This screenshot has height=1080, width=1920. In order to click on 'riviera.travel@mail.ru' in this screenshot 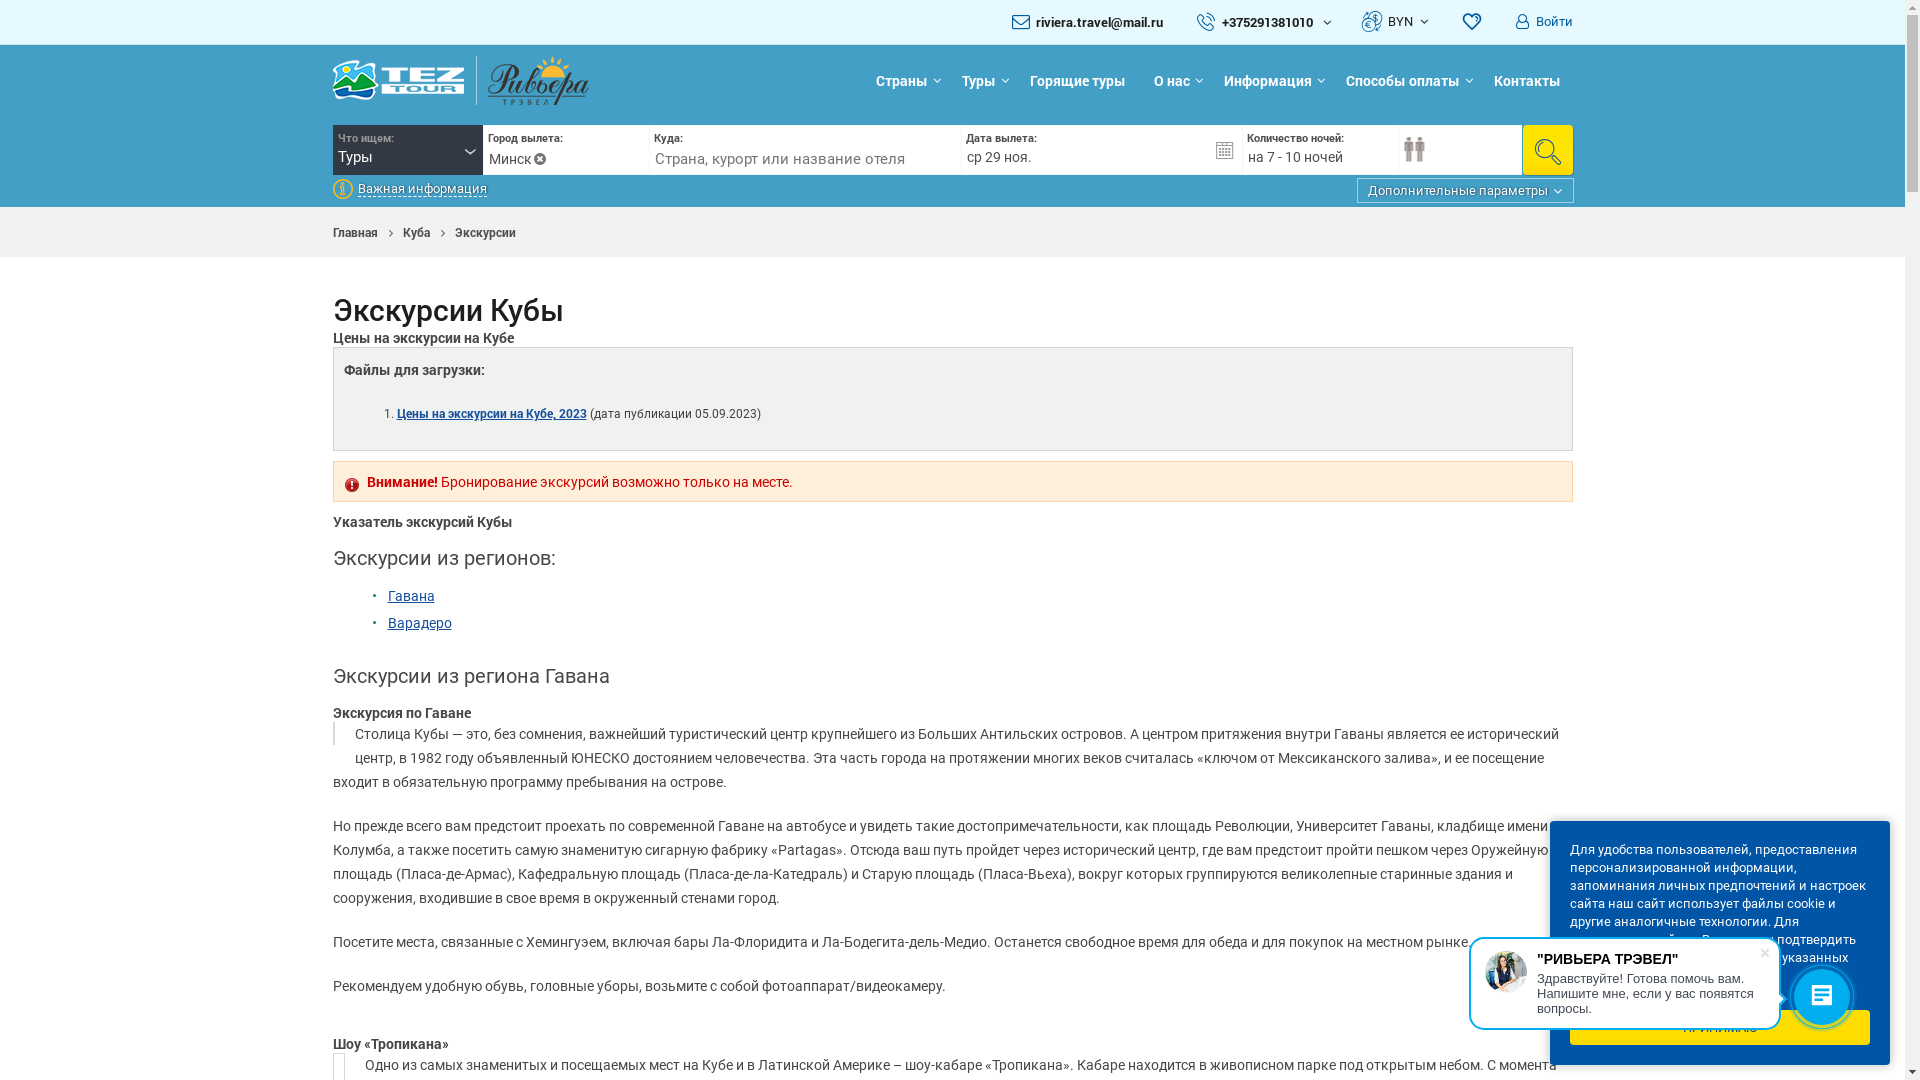, I will do `click(1098, 22)`.